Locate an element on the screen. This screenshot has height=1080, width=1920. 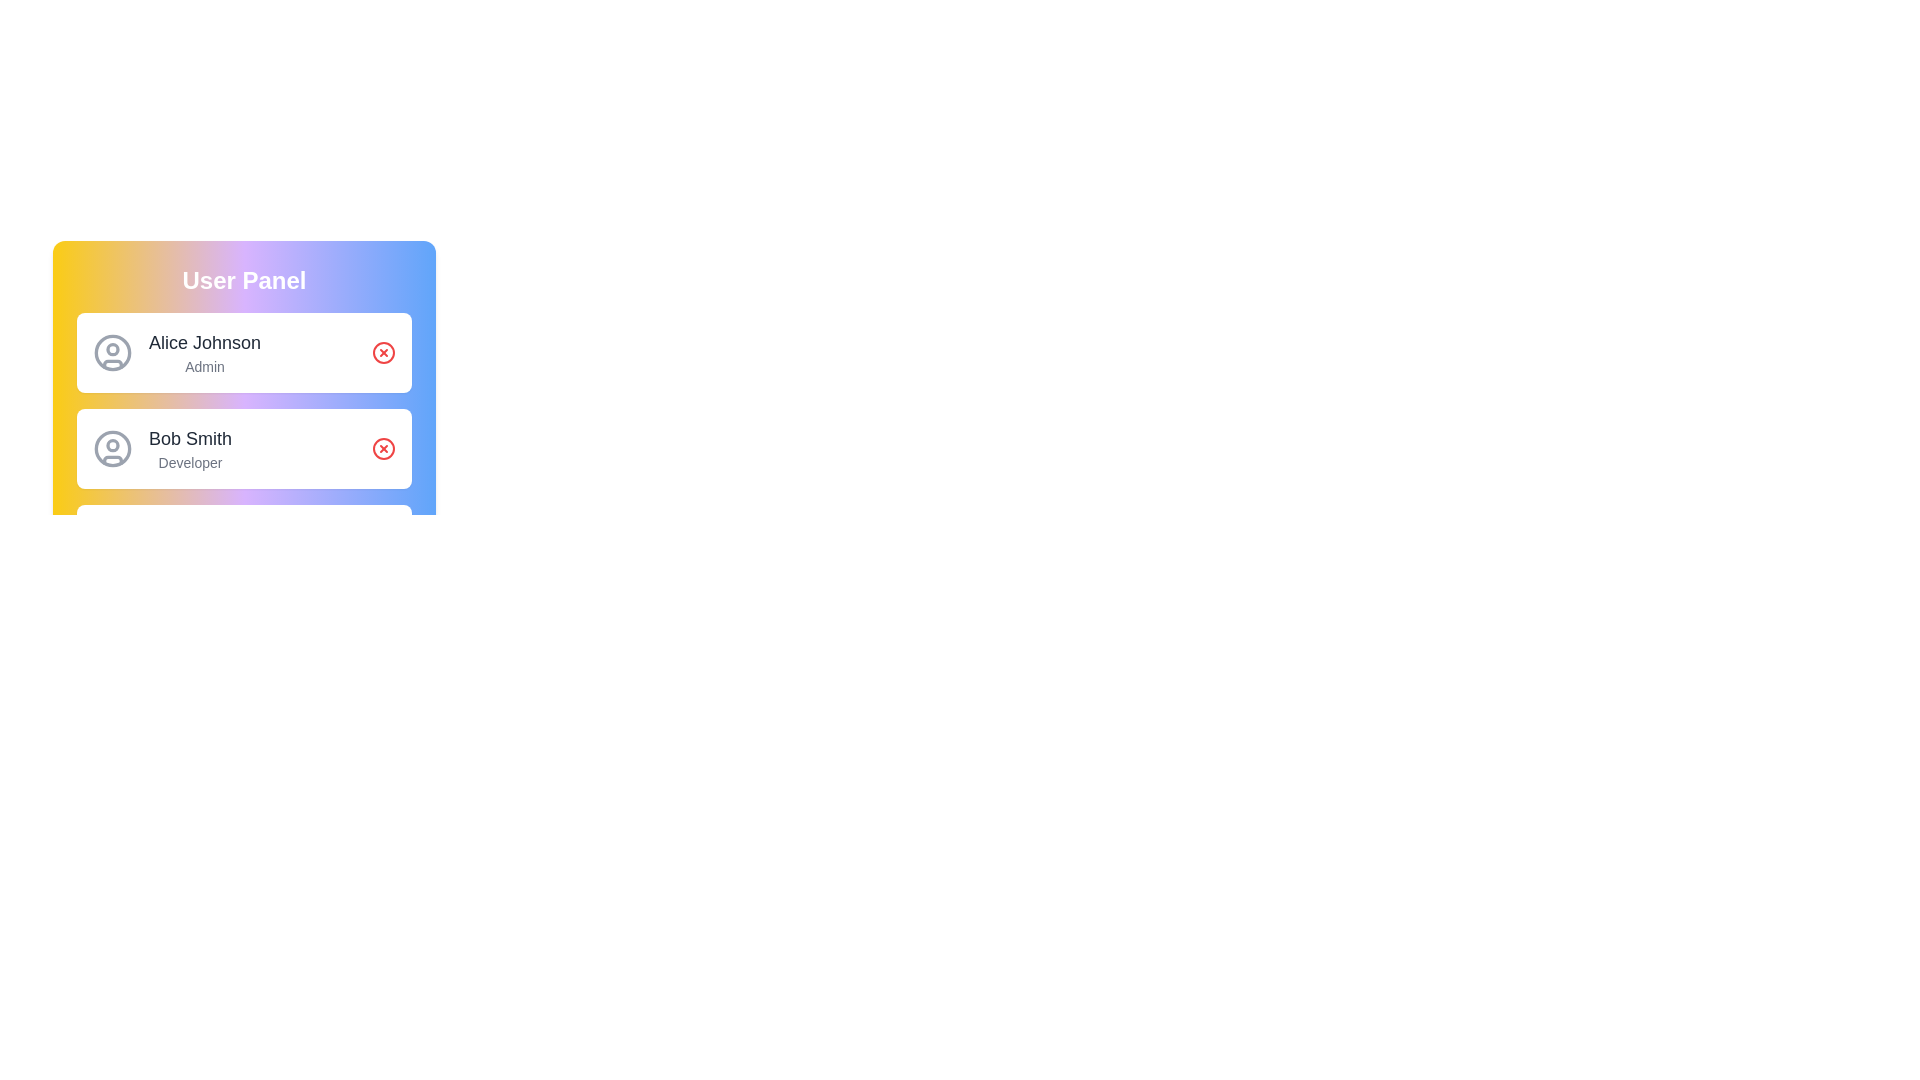
the Text display field that shows the name and role of the user 'Alice Johnson', an 'Admin', located near the top-left corner of the User Panel, beside a circular user avatar and above the text 'Bob Smith' is located at coordinates (205, 352).